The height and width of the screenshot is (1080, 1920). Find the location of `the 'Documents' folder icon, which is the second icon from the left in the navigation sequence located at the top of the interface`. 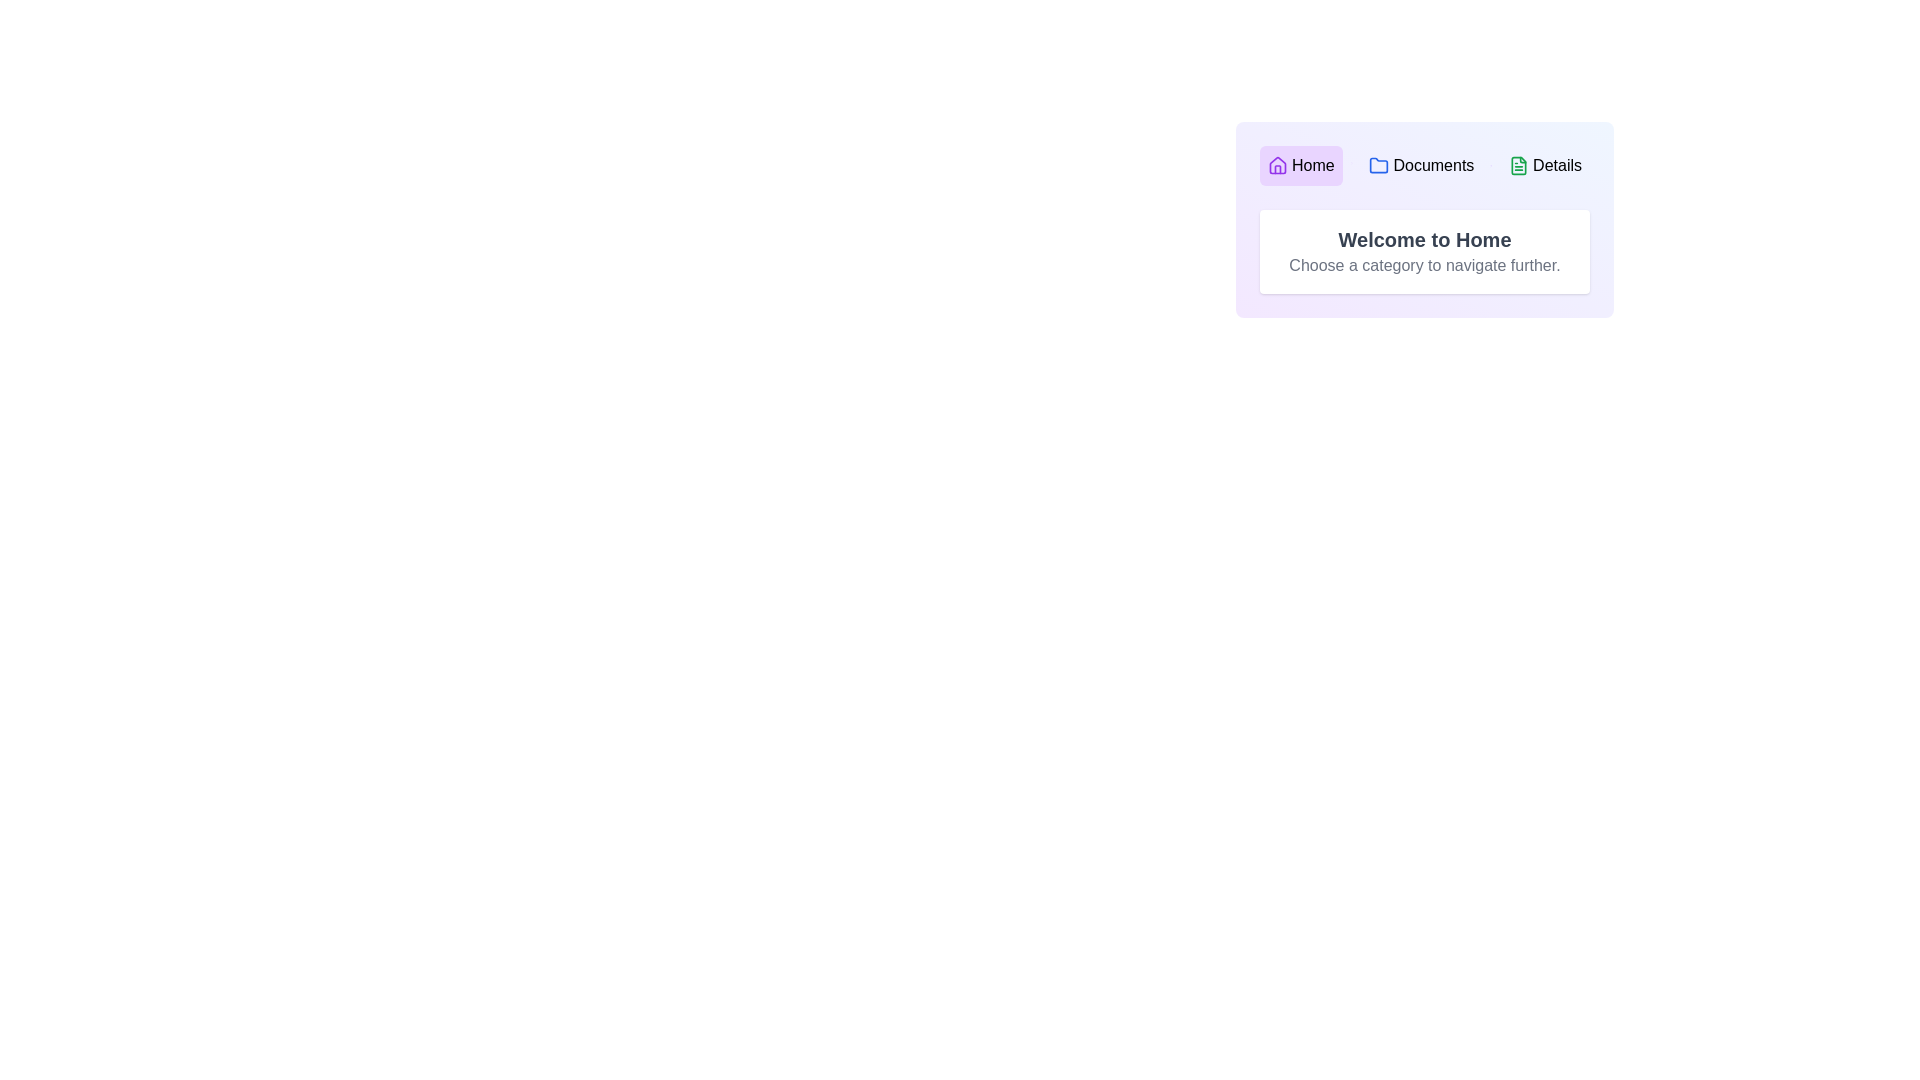

the 'Documents' folder icon, which is the second icon from the left in the navigation sequence located at the top of the interface is located at coordinates (1378, 164).